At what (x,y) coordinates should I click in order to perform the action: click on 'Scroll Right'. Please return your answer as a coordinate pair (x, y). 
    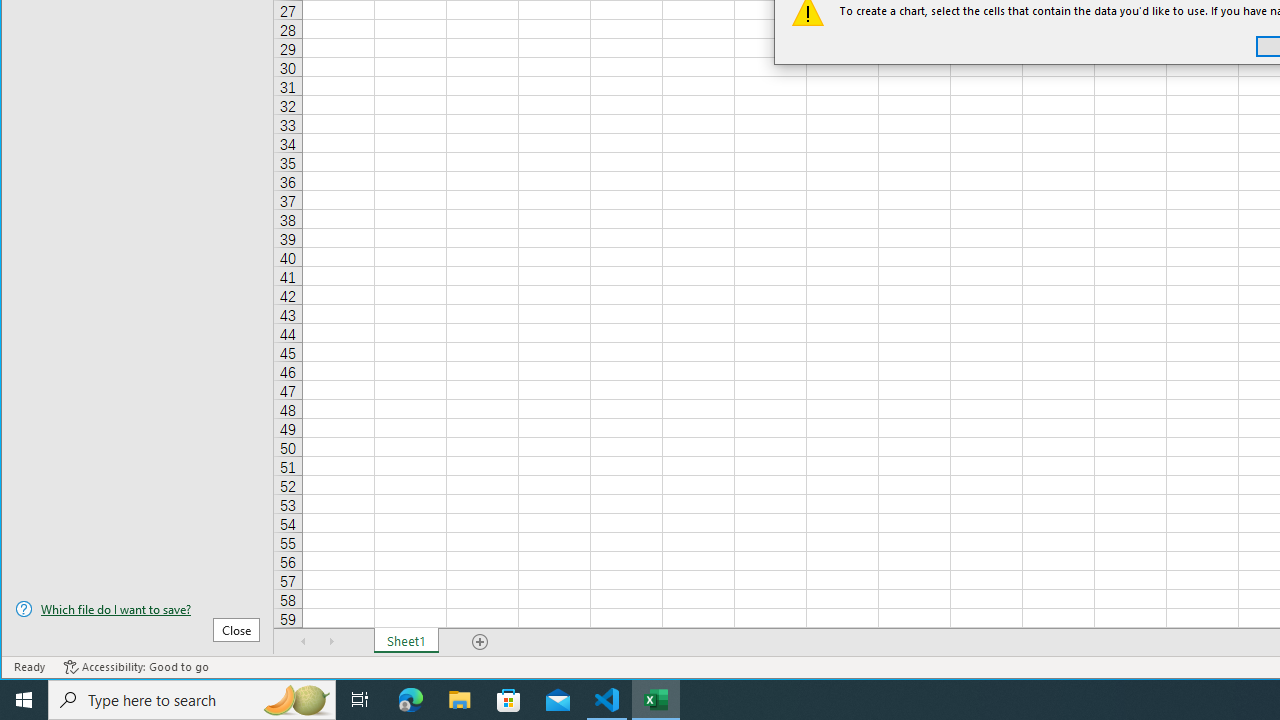
    Looking at the image, I should click on (331, 641).